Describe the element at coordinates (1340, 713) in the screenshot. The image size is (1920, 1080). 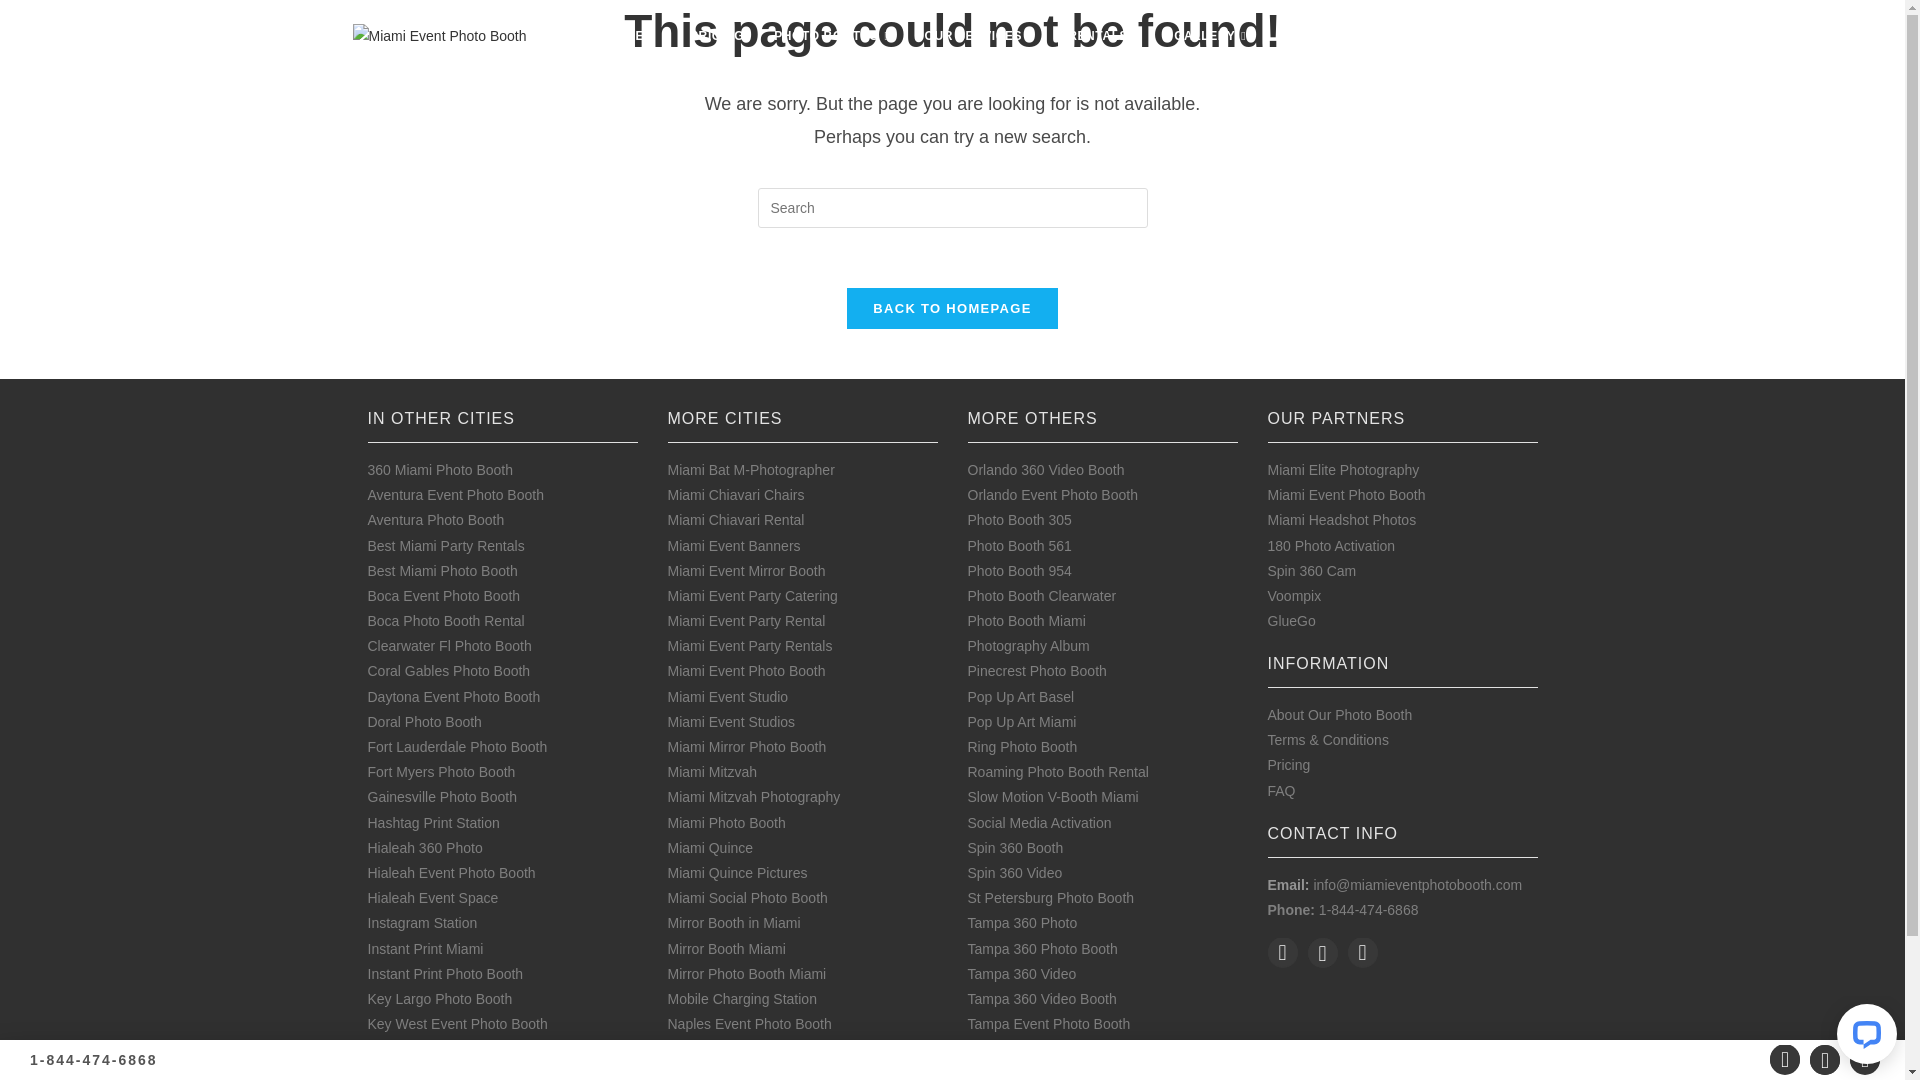
I see `'About Our Photo Booth'` at that location.